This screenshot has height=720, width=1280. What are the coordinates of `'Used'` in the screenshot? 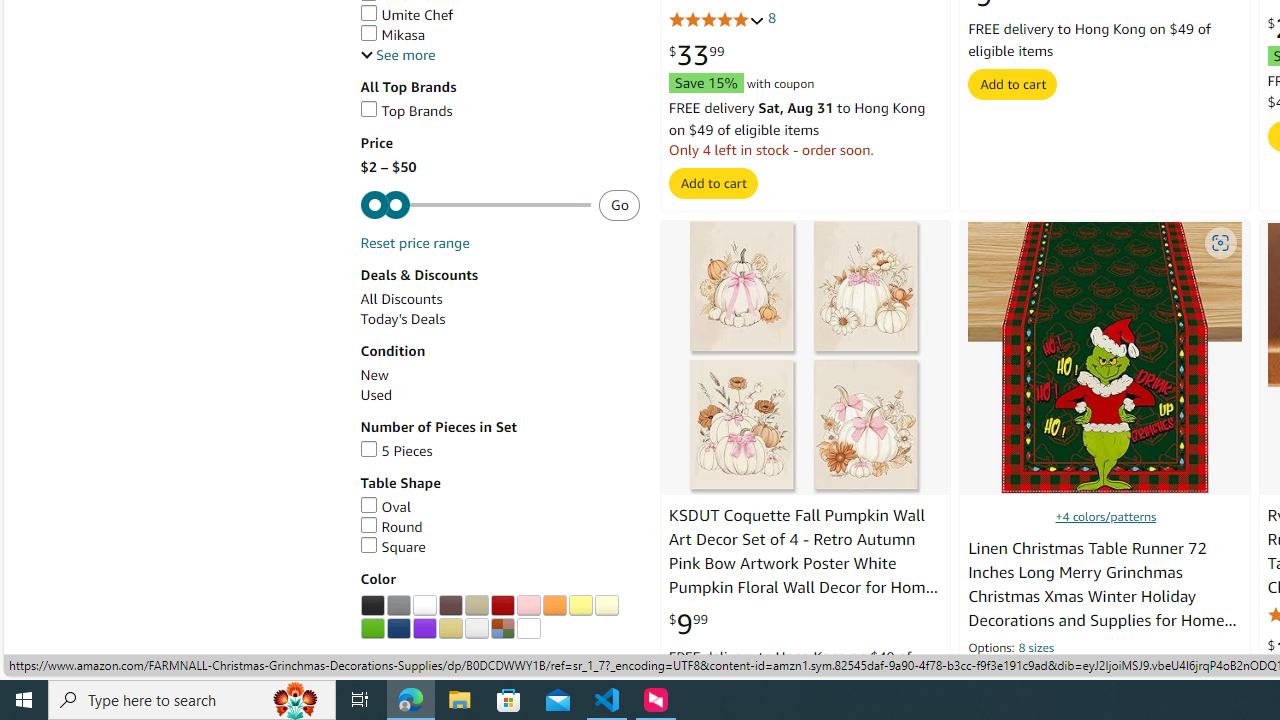 It's located at (376, 395).